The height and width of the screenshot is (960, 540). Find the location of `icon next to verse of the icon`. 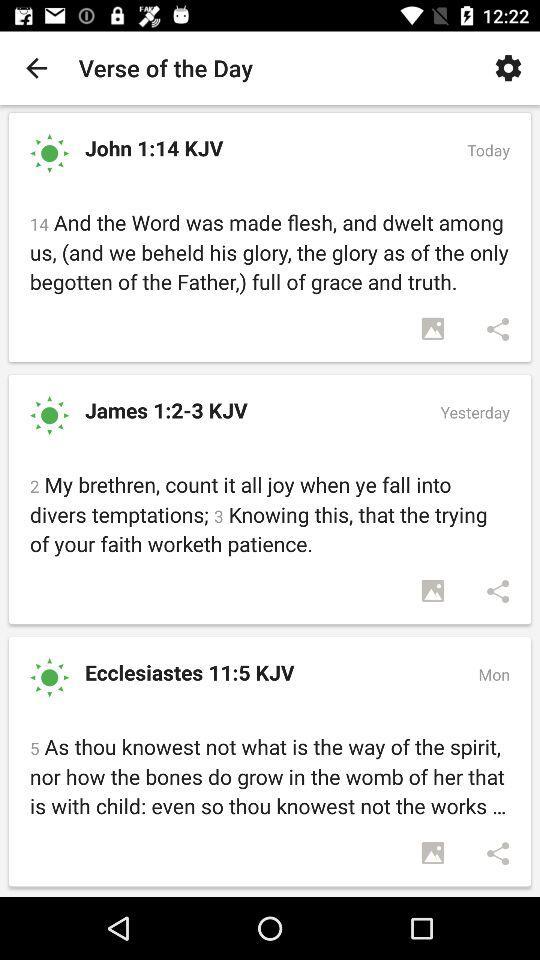

icon next to verse of the icon is located at coordinates (36, 68).